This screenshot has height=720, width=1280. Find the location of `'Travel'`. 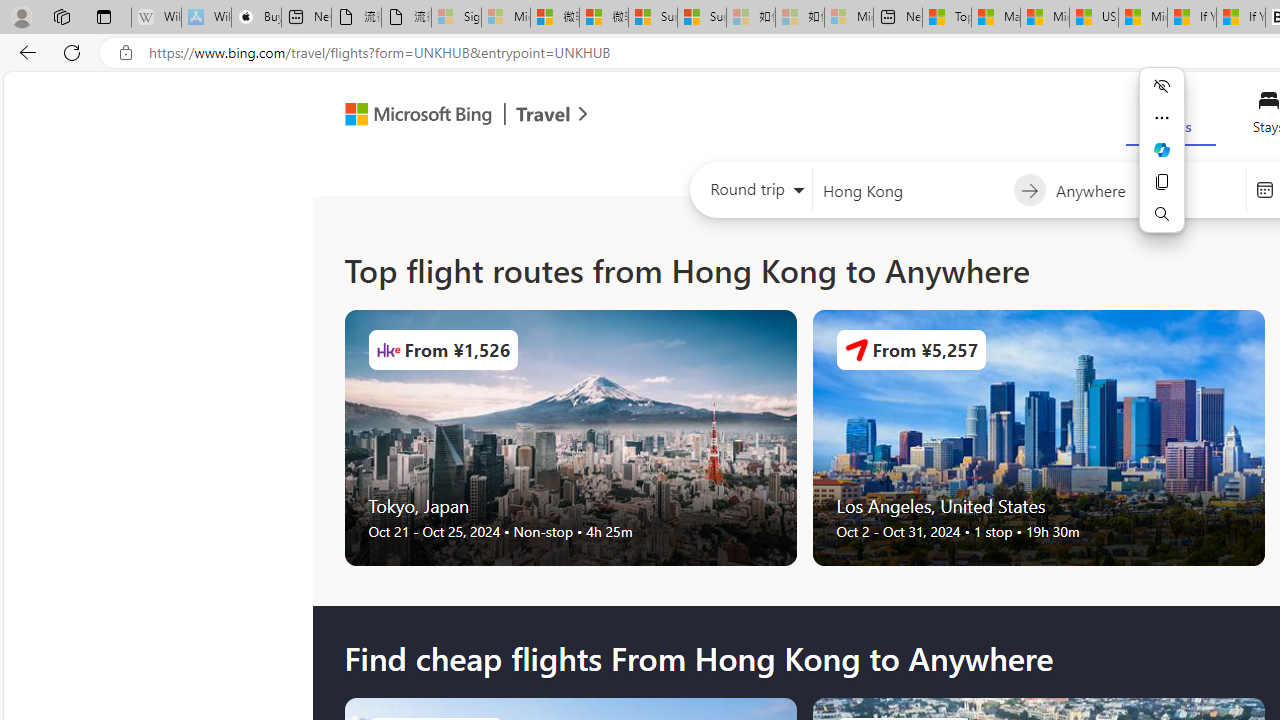

'Travel' is located at coordinates (543, 117).